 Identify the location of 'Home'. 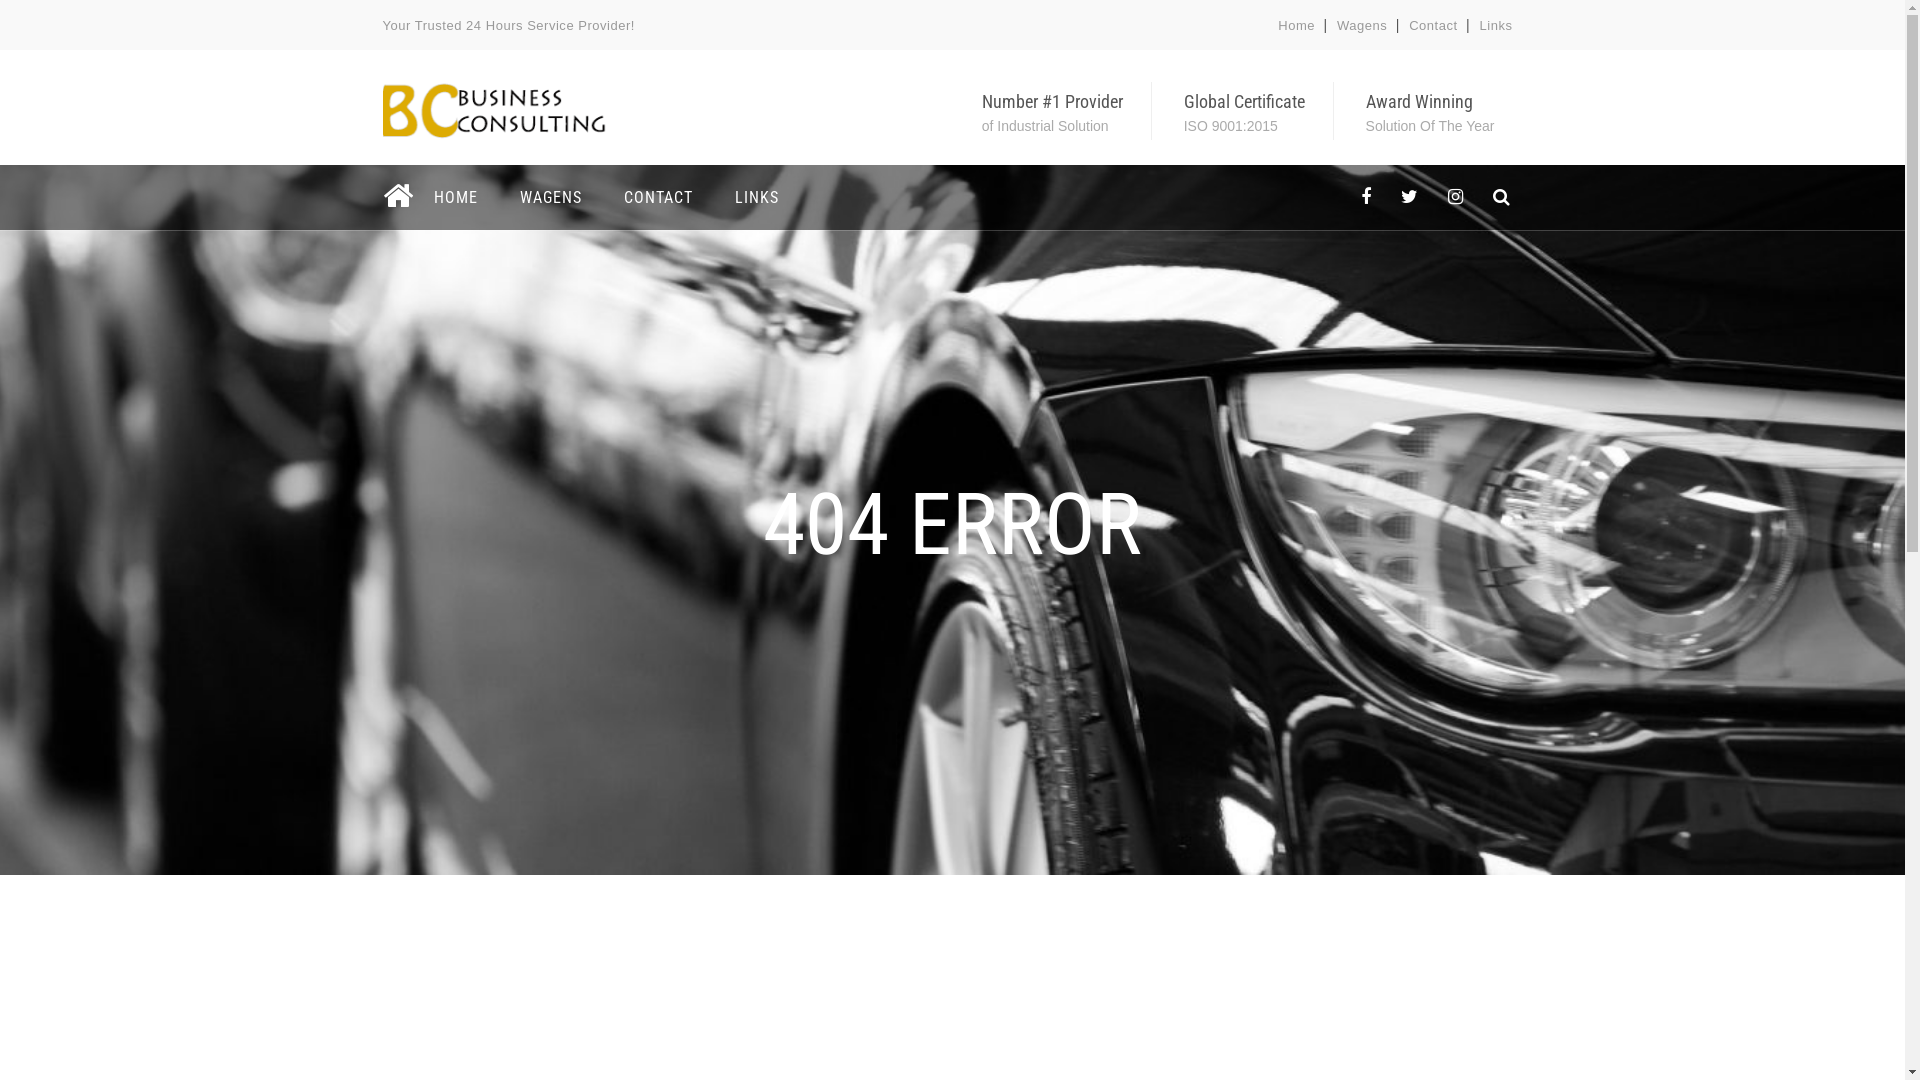
(1296, 25).